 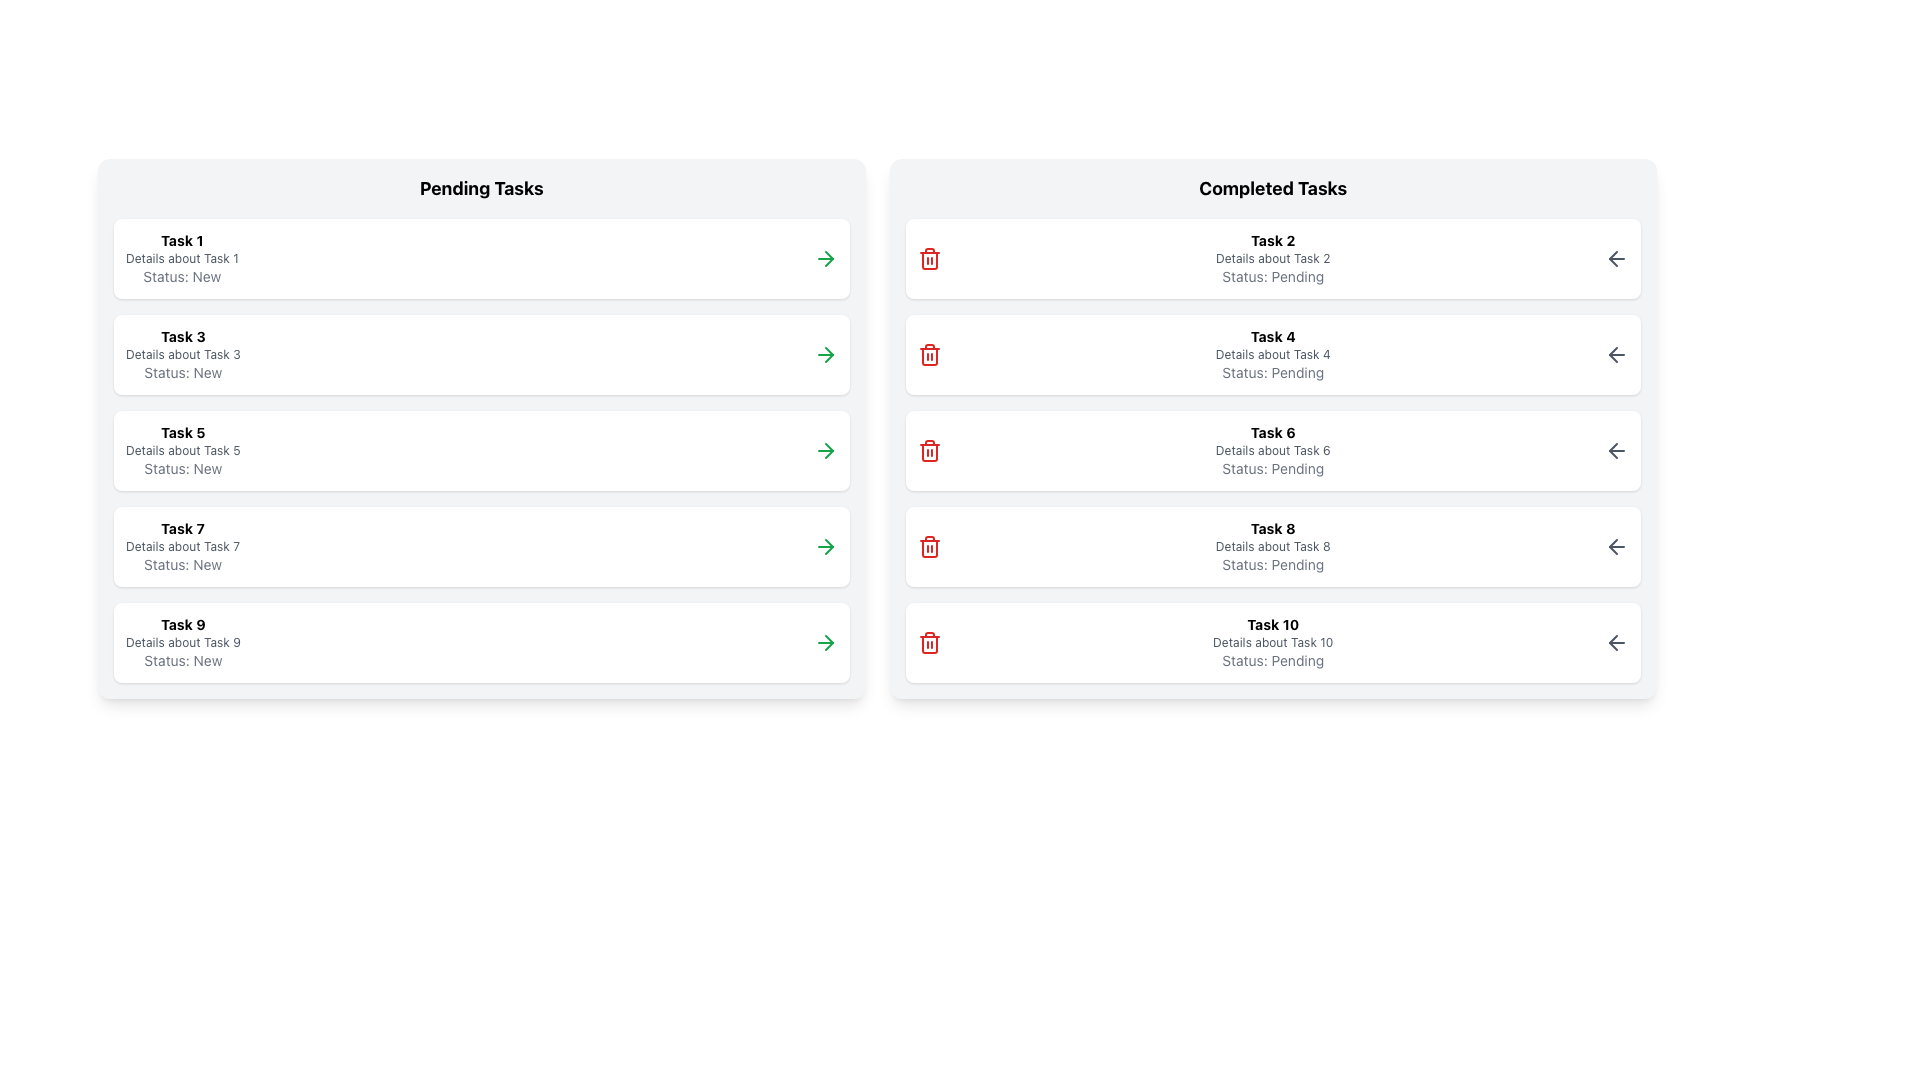 What do you see at coordinates (928, 643) in the screenshot?
I see `the red trash can icon button located on the far left side of the 'Task 10' card in the 'Completed Tasks' group` at bounding box center [928, 643].